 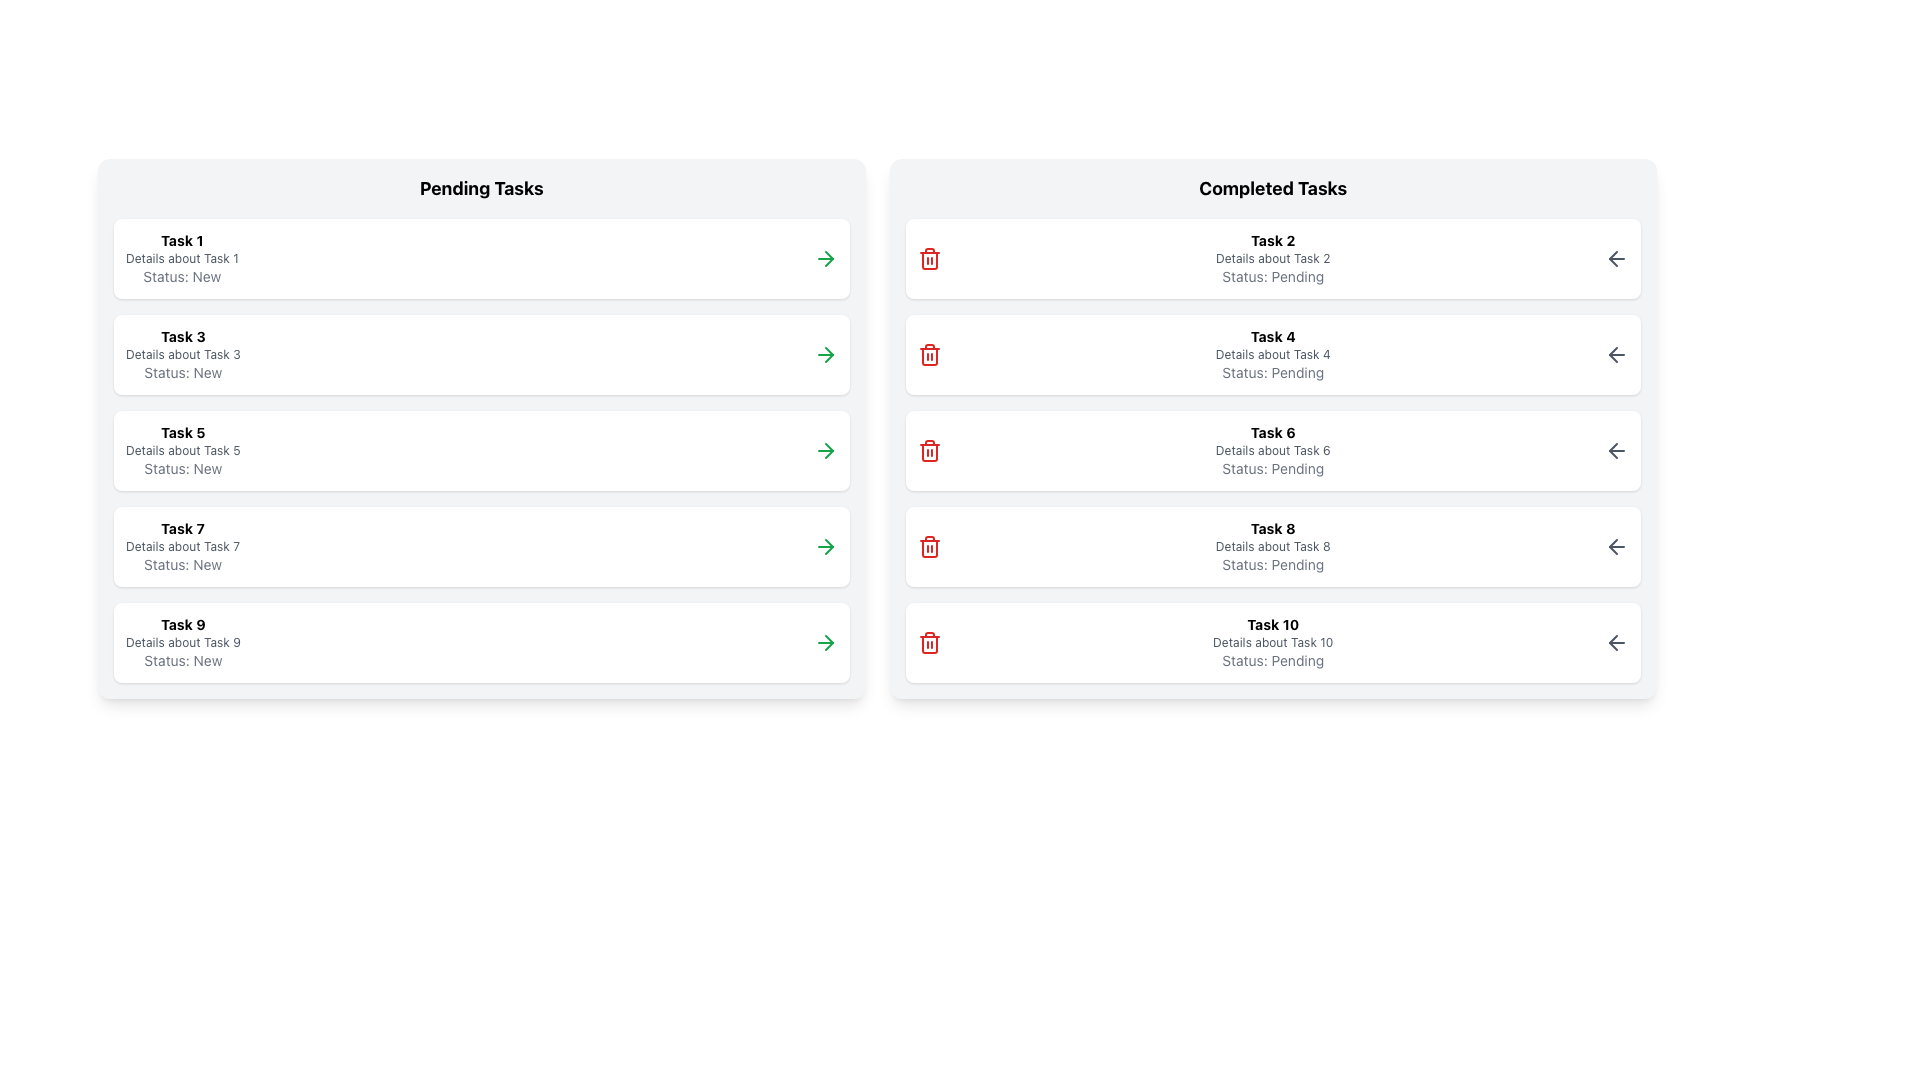 What do you see at coordinates (928, 643) in the screenshot?
I see `the red trash can icon button located on the far left side of the 'Task 10' card in the 'Completed Tasks' group` at bounding box center [928, 643].